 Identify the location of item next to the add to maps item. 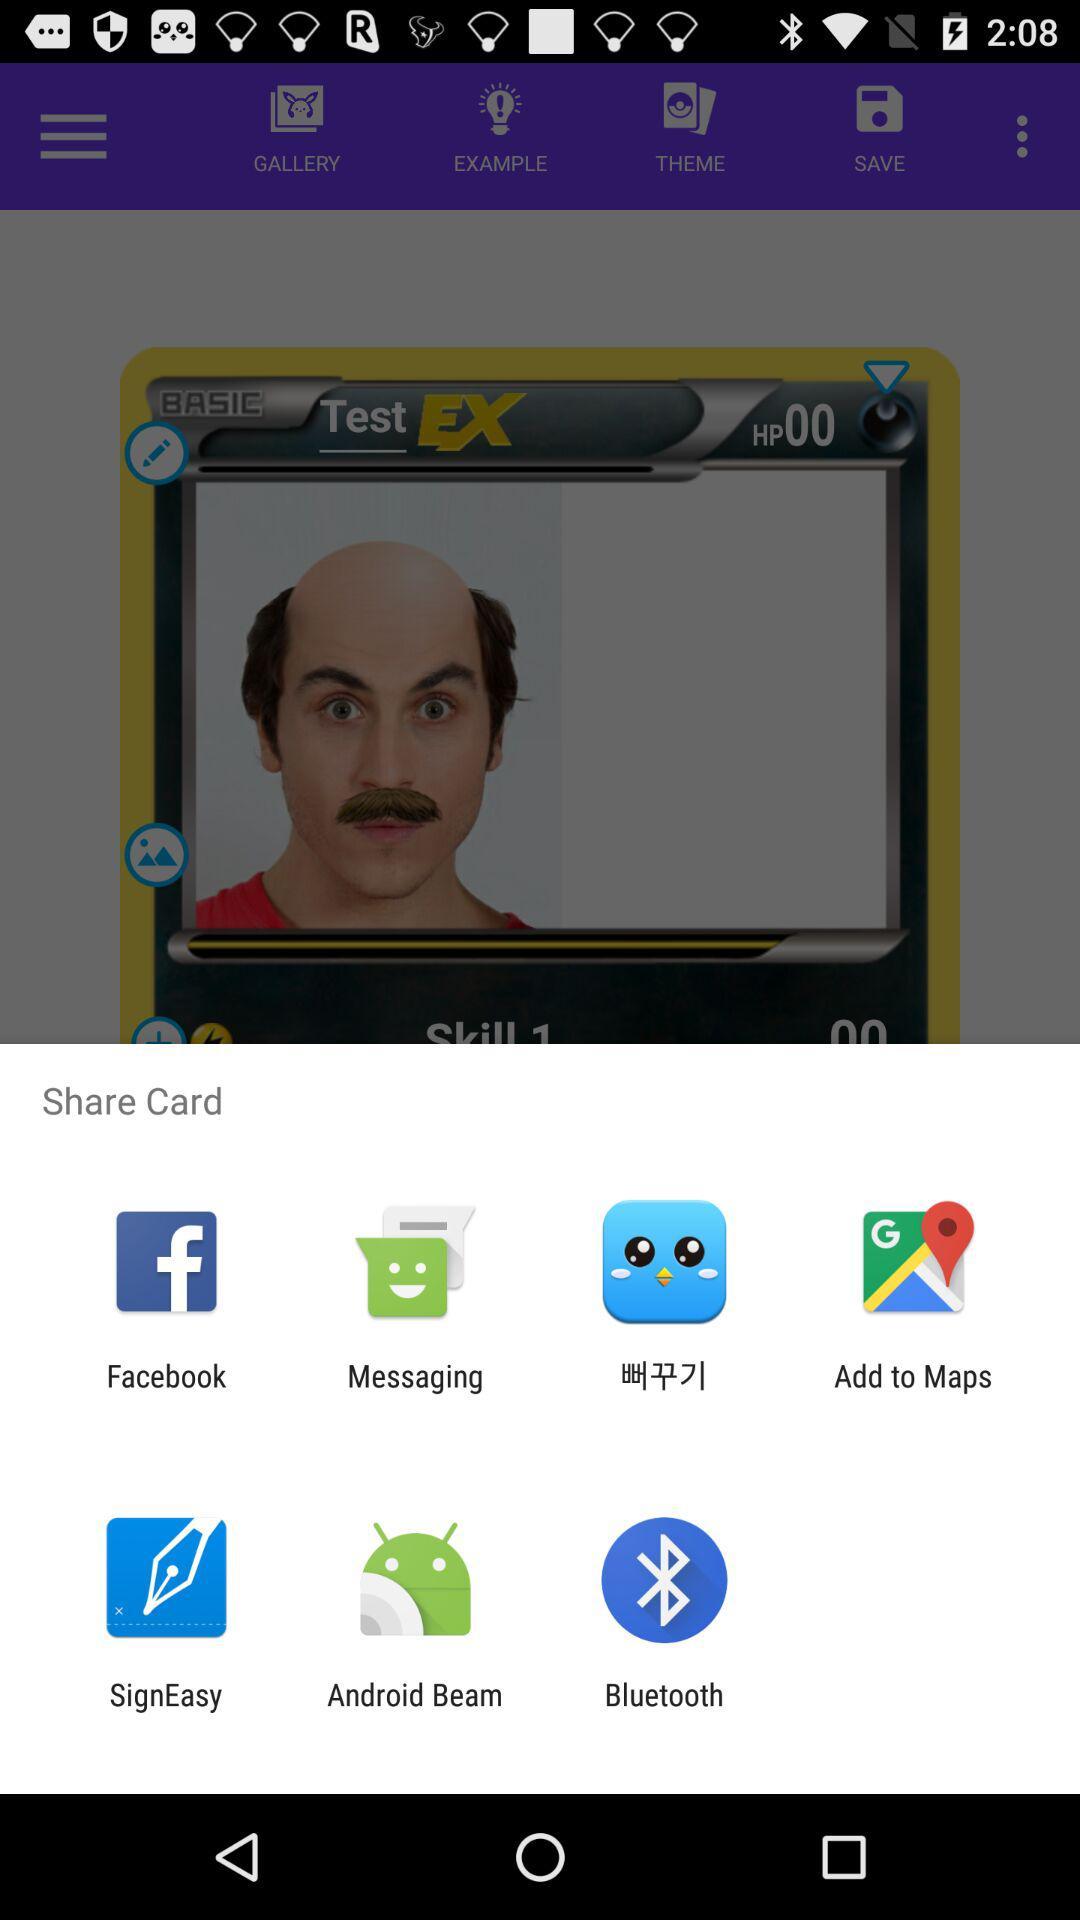
(664, 1392).